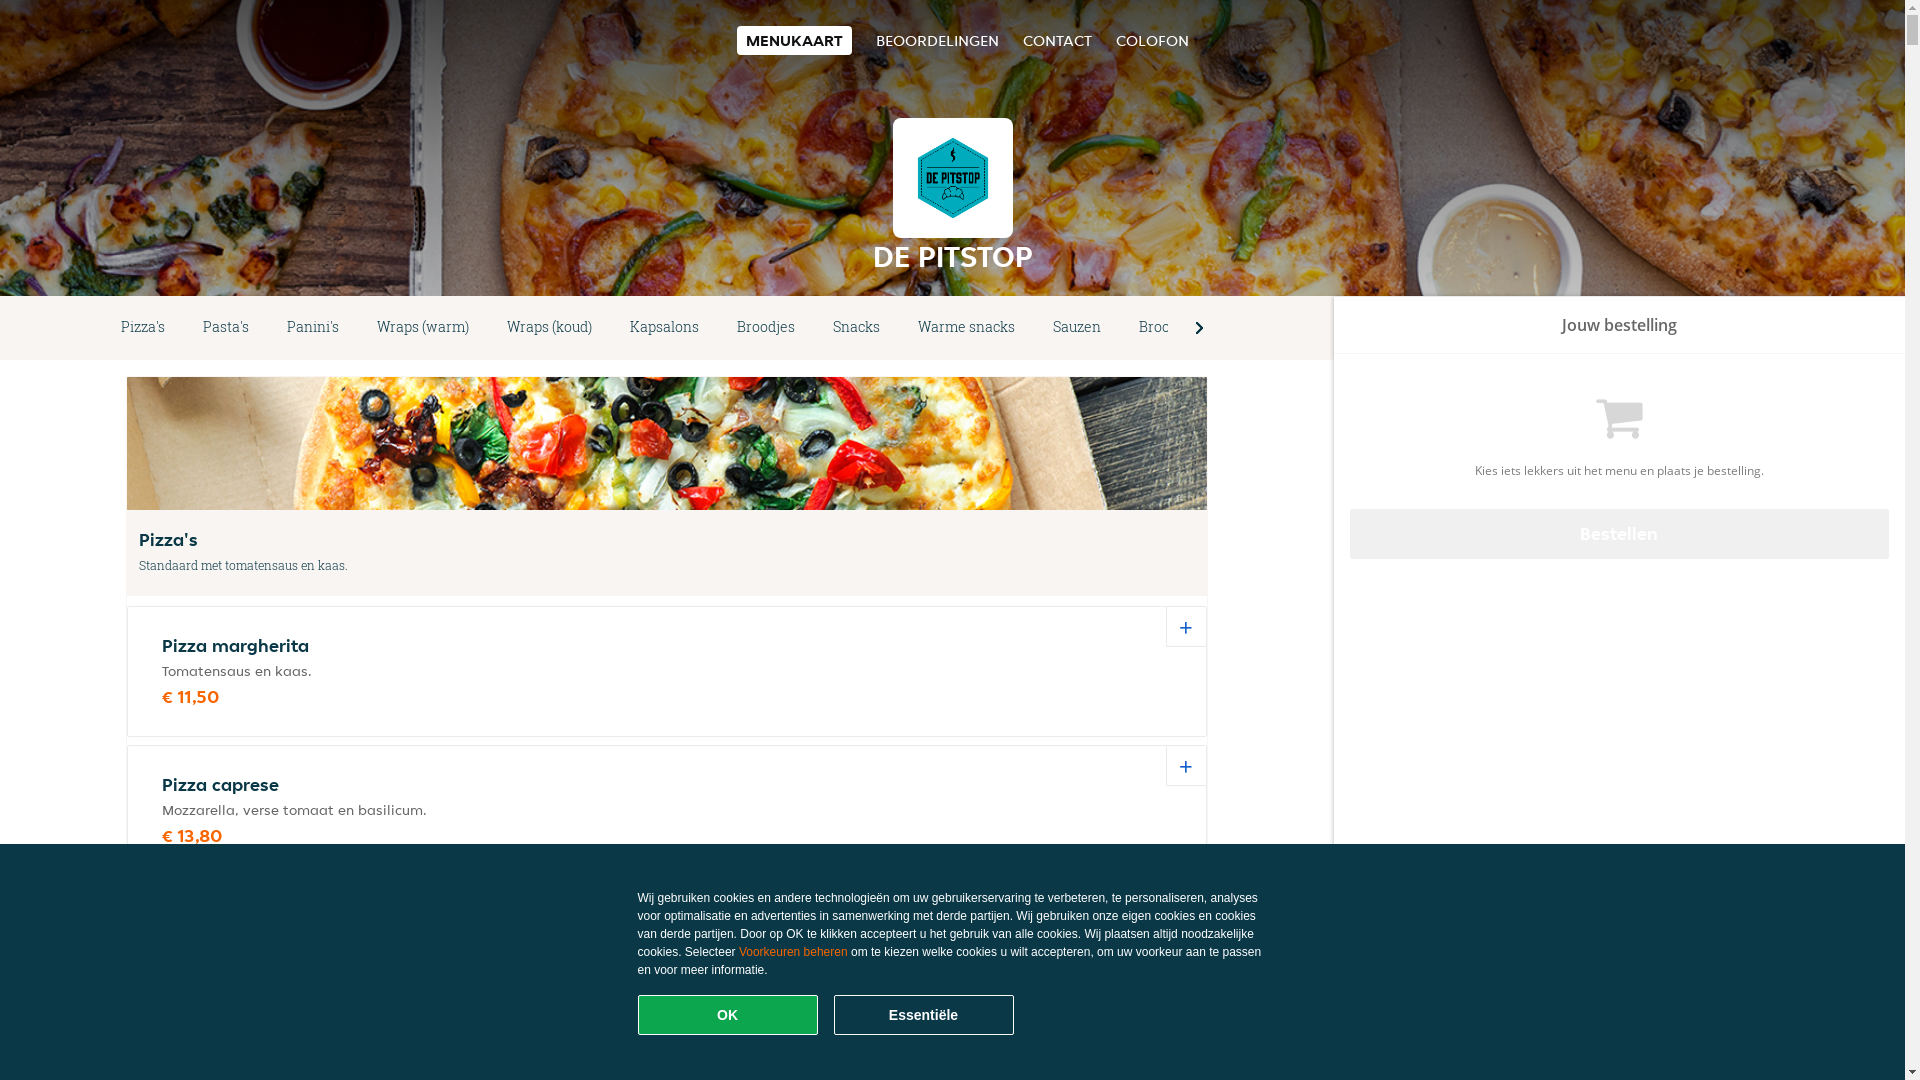 The height and width of the screenshot is (1080, 1920). I want to click on 'Voorkeuren beheren', so click(792, 951).